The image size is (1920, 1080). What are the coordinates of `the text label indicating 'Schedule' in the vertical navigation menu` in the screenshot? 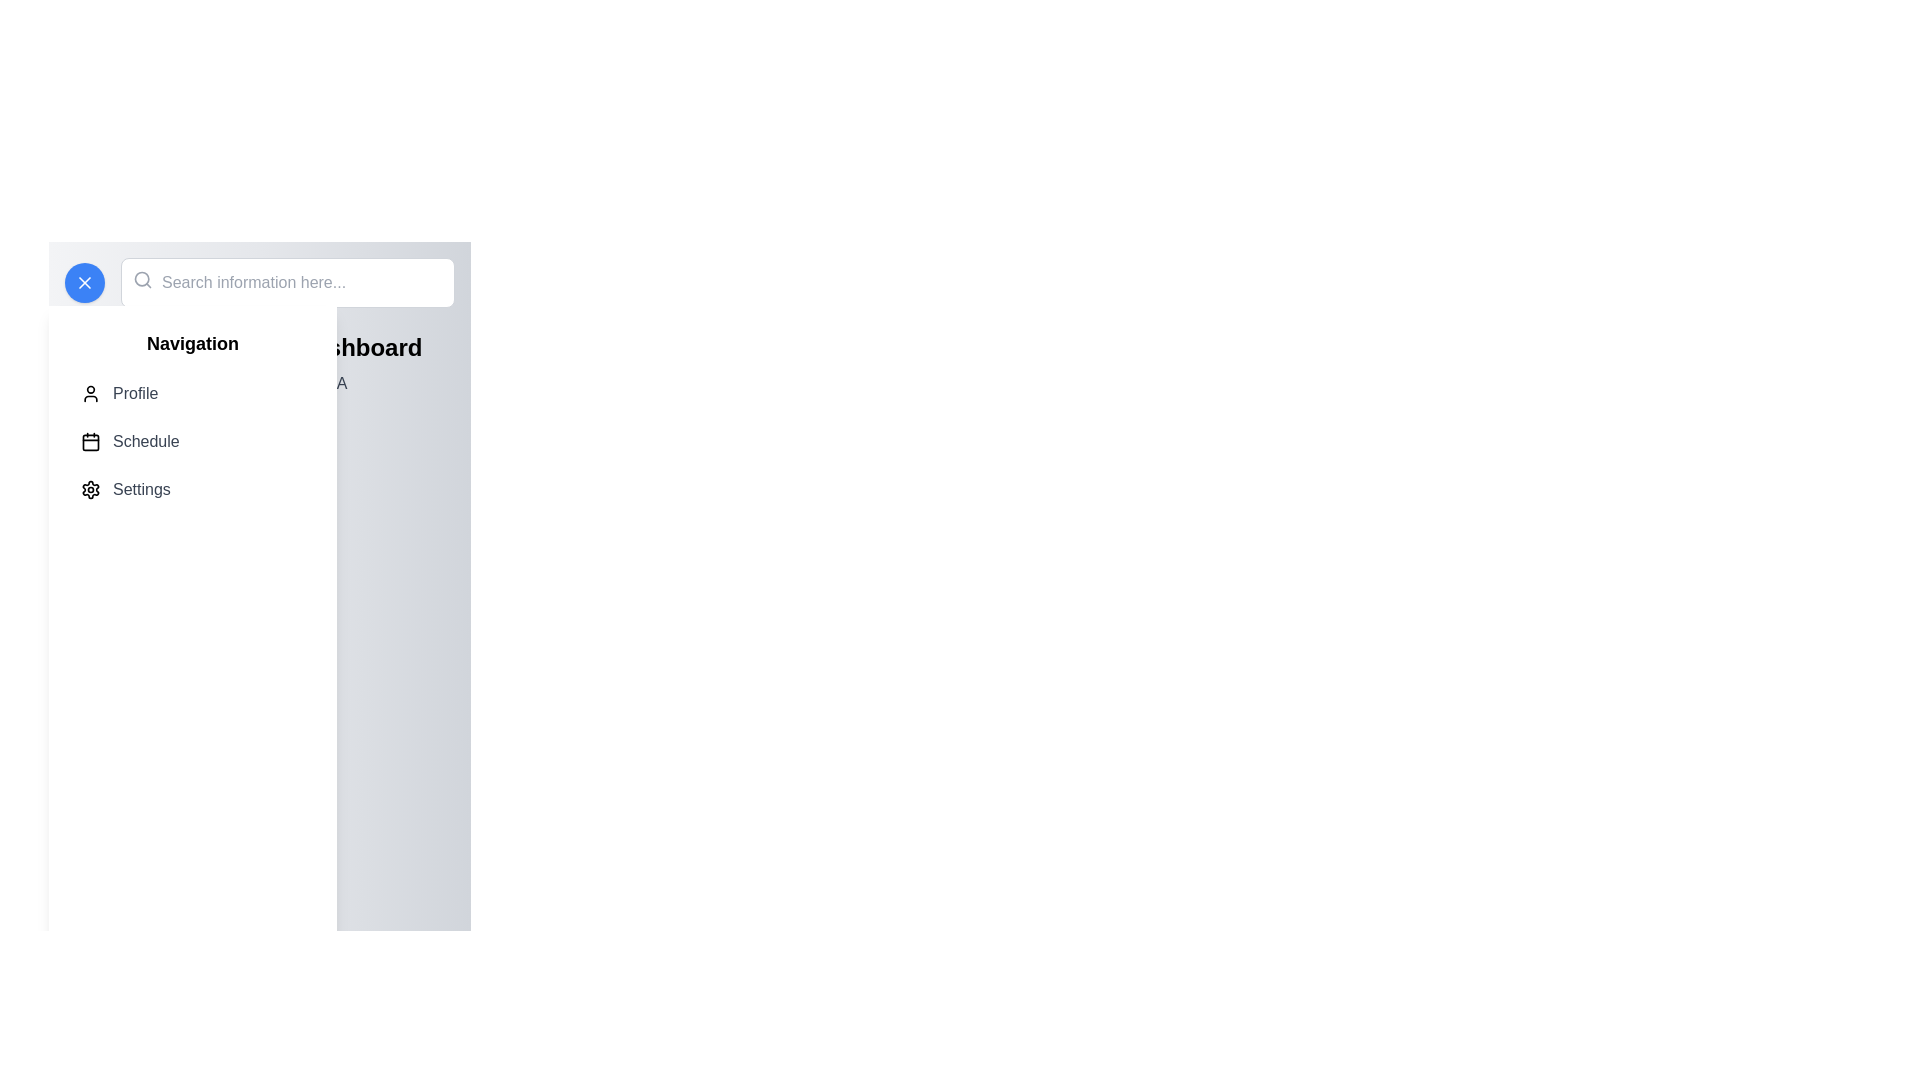 It's located at (145, 441).